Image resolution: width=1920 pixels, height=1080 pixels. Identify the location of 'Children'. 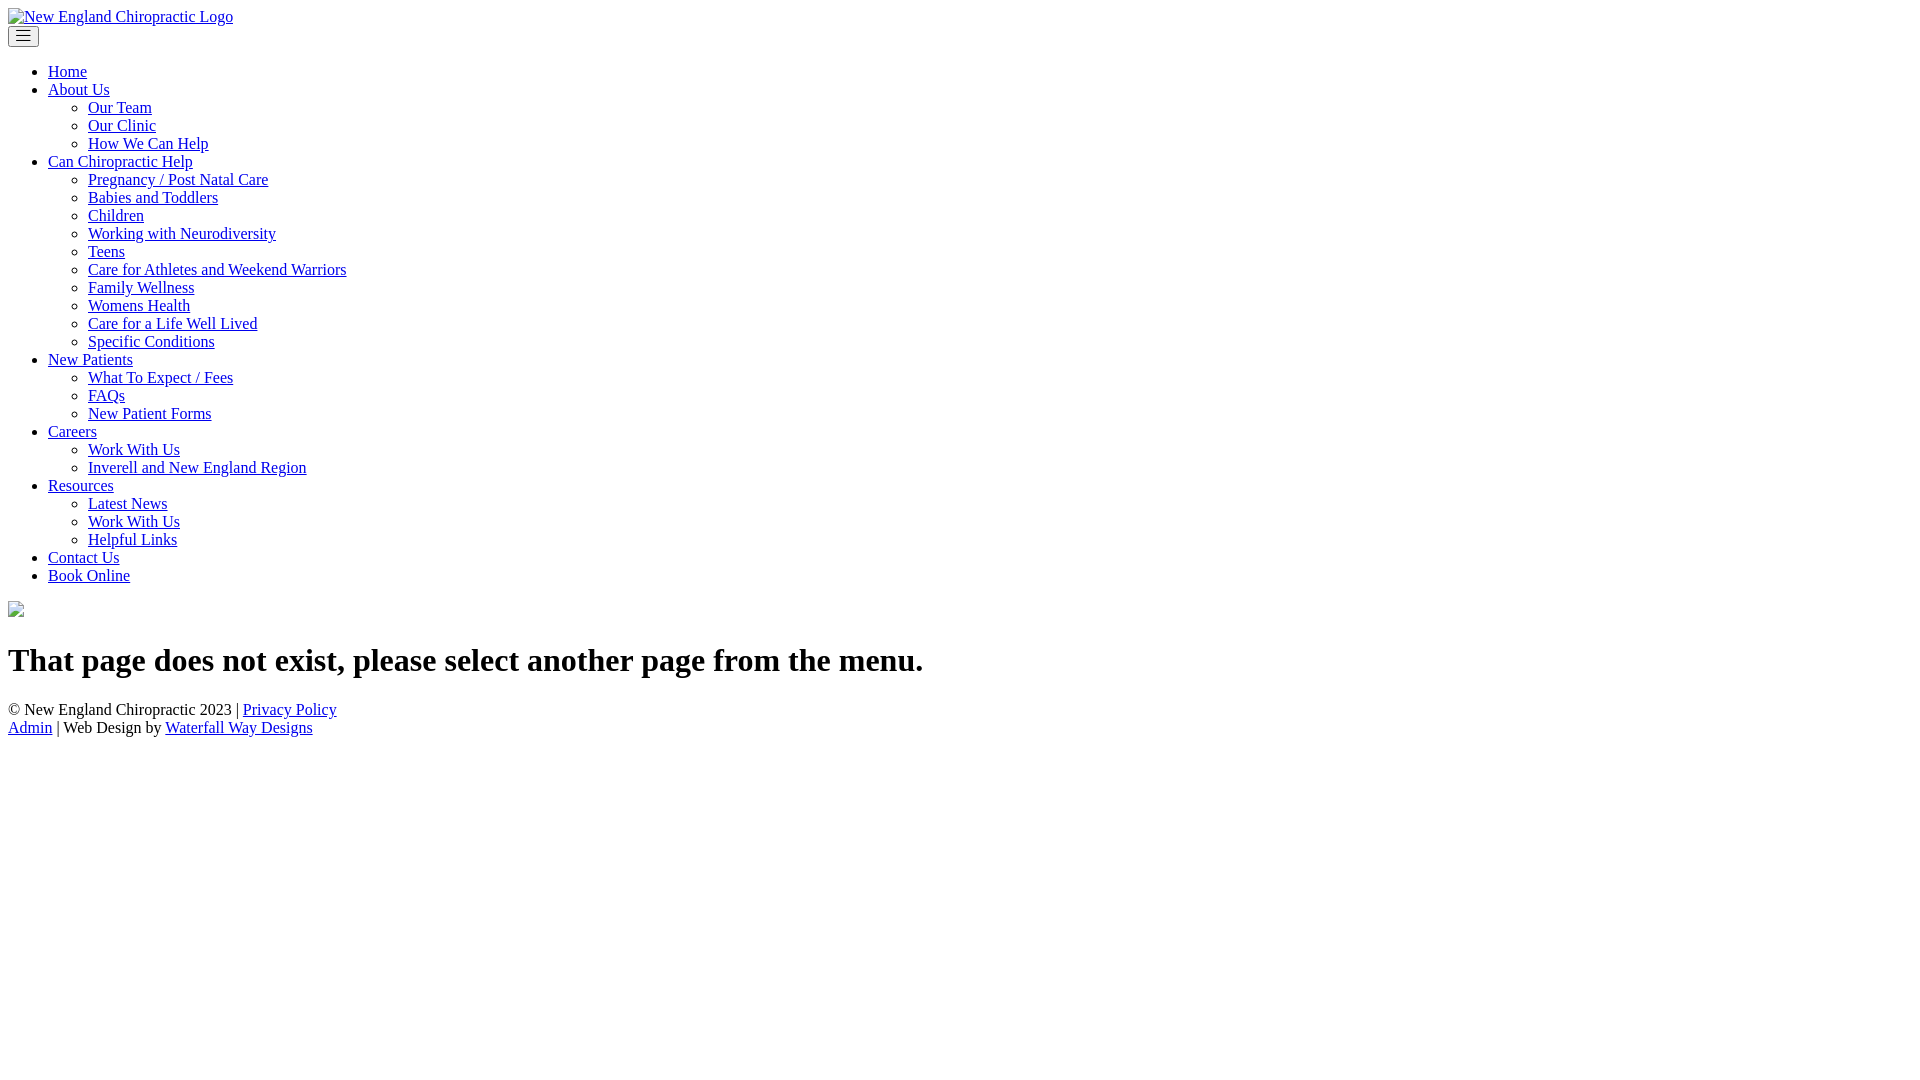
(86, 215).